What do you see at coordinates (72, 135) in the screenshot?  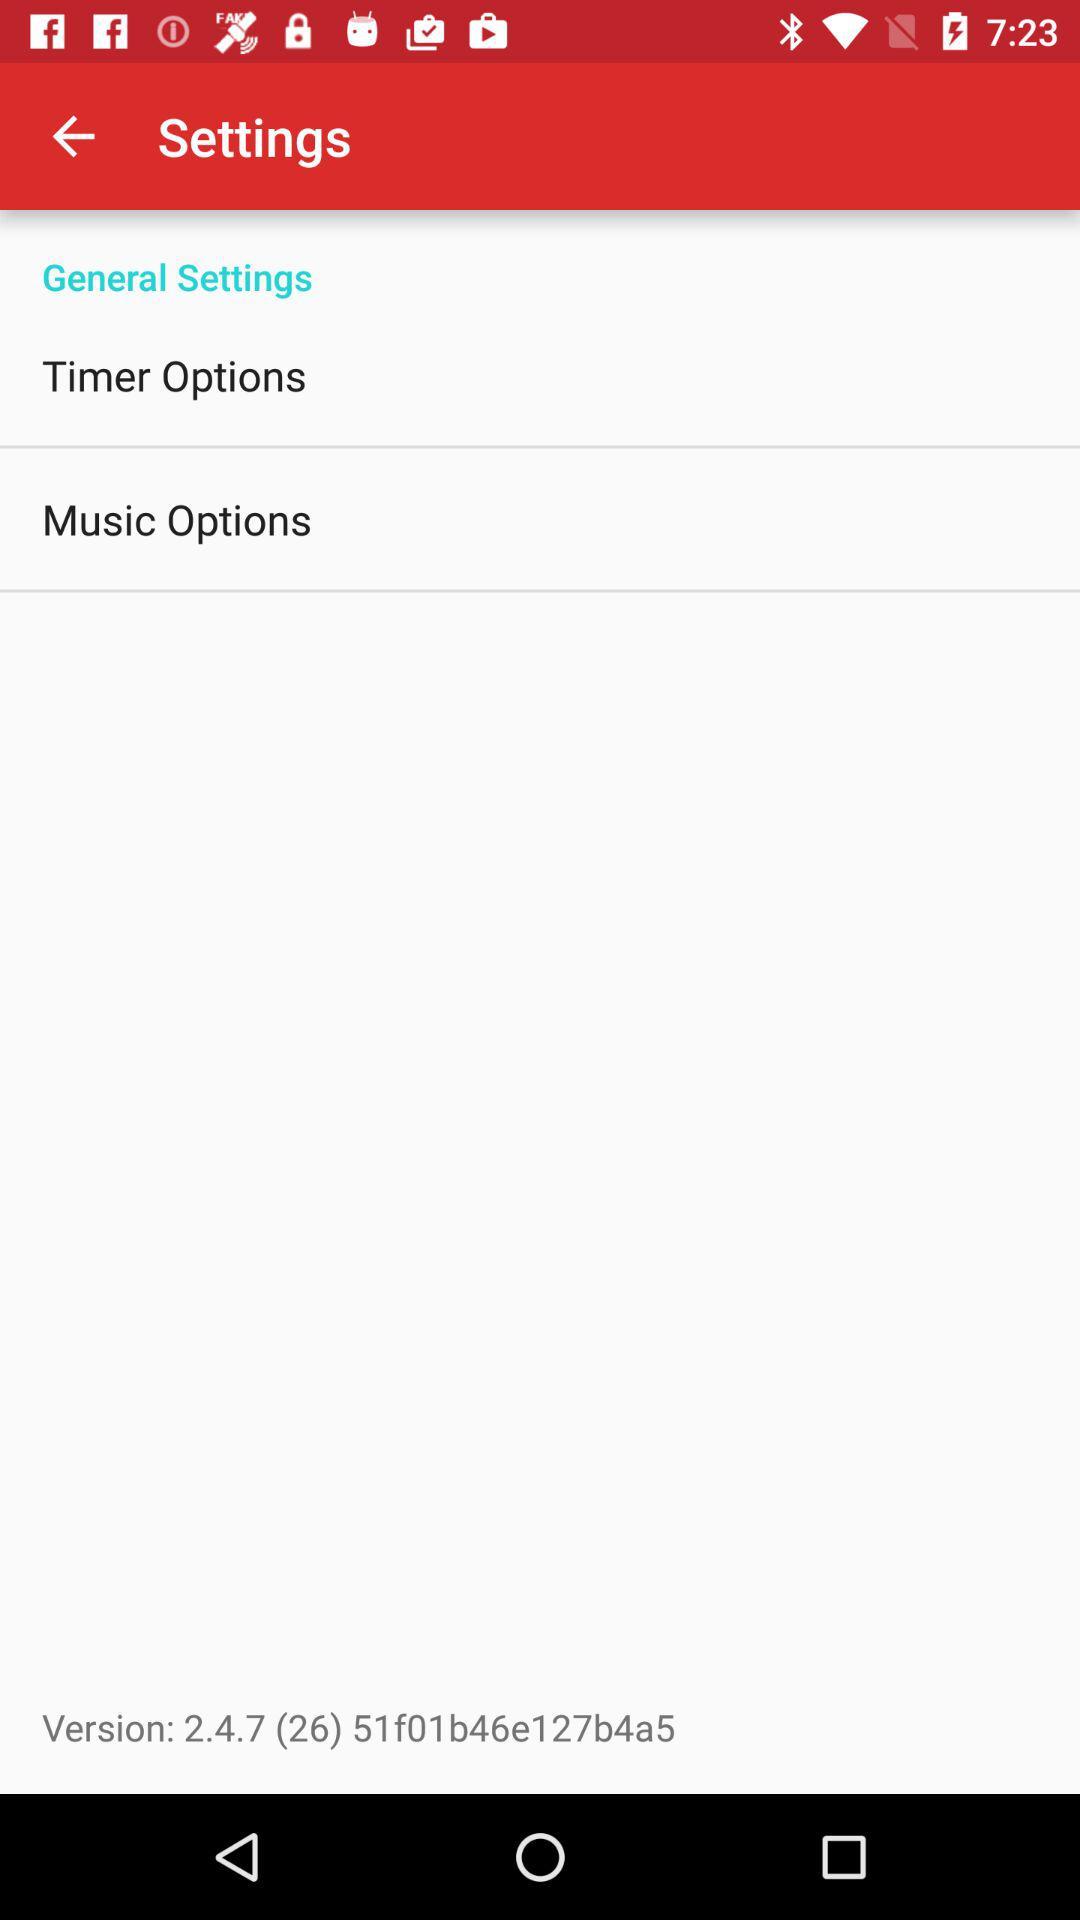 I see `item above general settings` at bounding box center [72, 135].